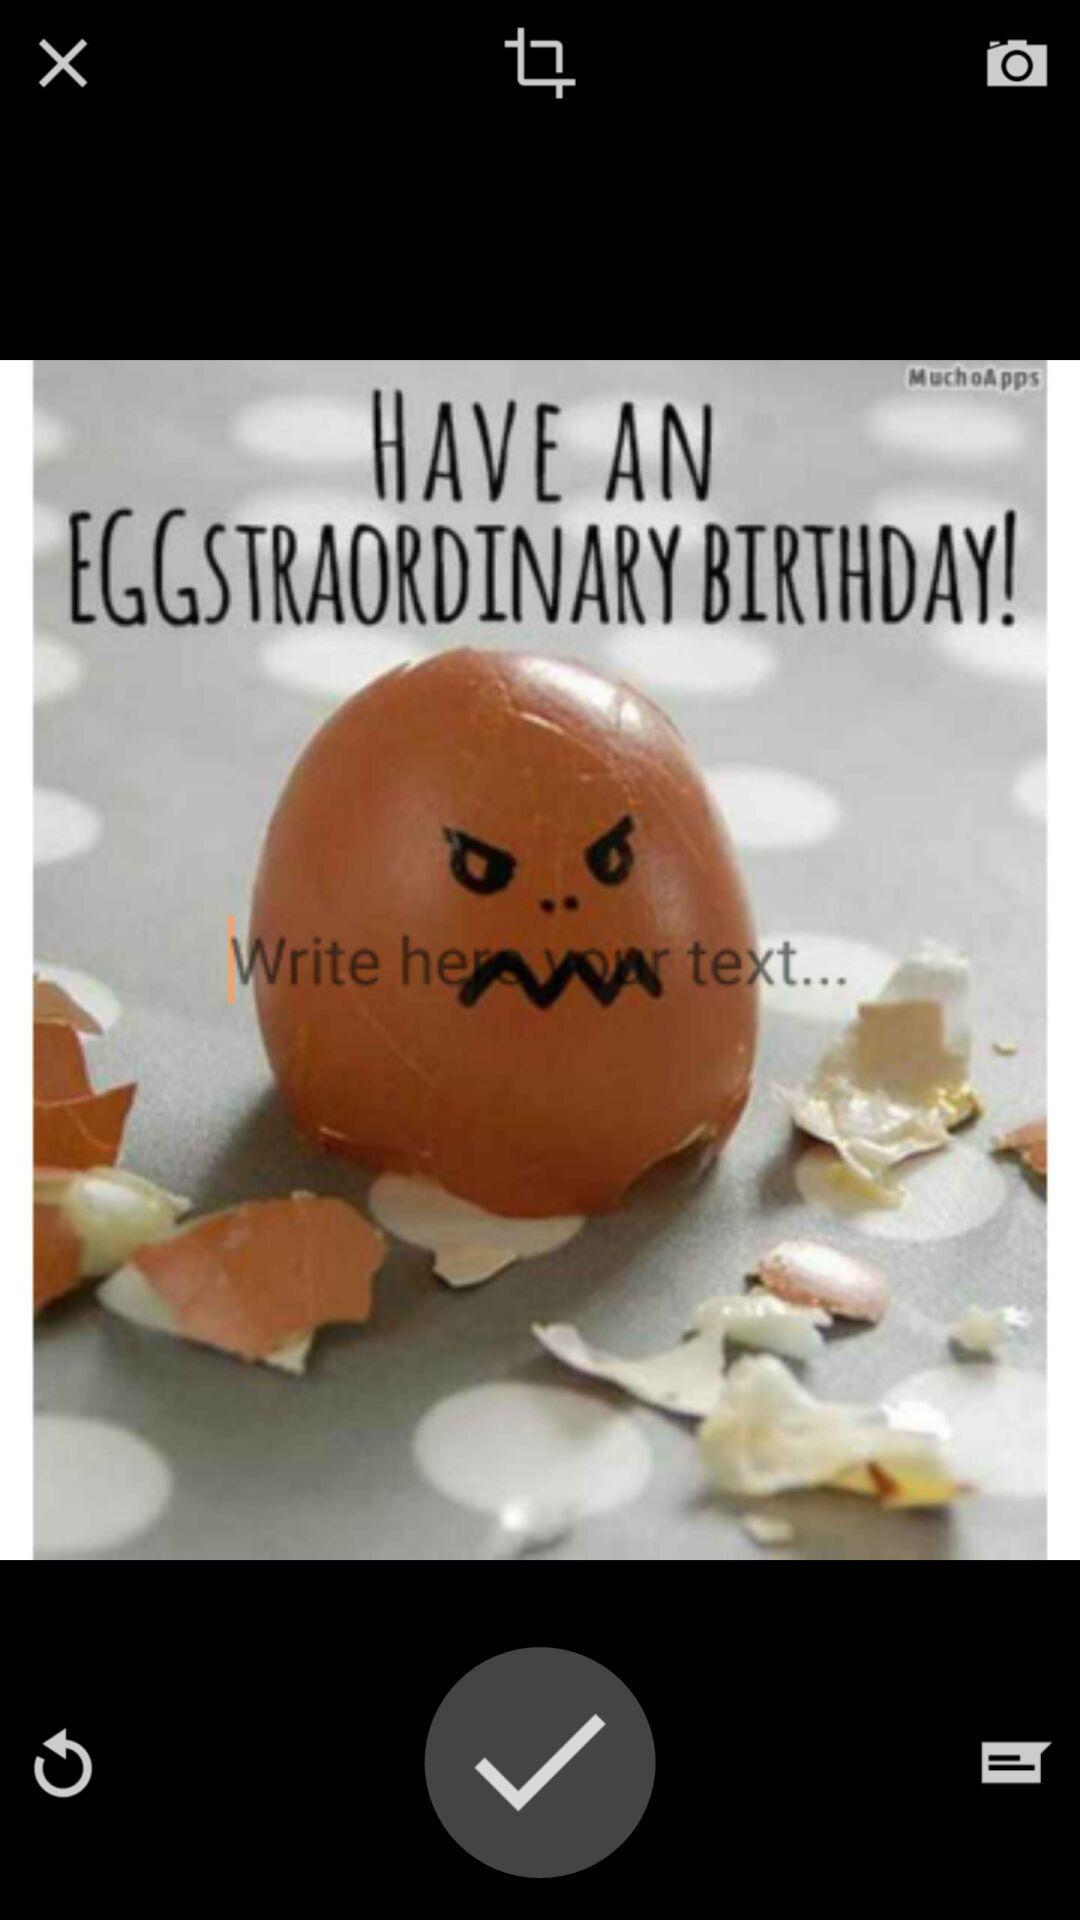 Image resolution: width=1080 pixels, height=1920 pixels. What do you see at coordinates (1017, 62) in the screenshot?
I see `open camera` at bounding box center [1017, 62].